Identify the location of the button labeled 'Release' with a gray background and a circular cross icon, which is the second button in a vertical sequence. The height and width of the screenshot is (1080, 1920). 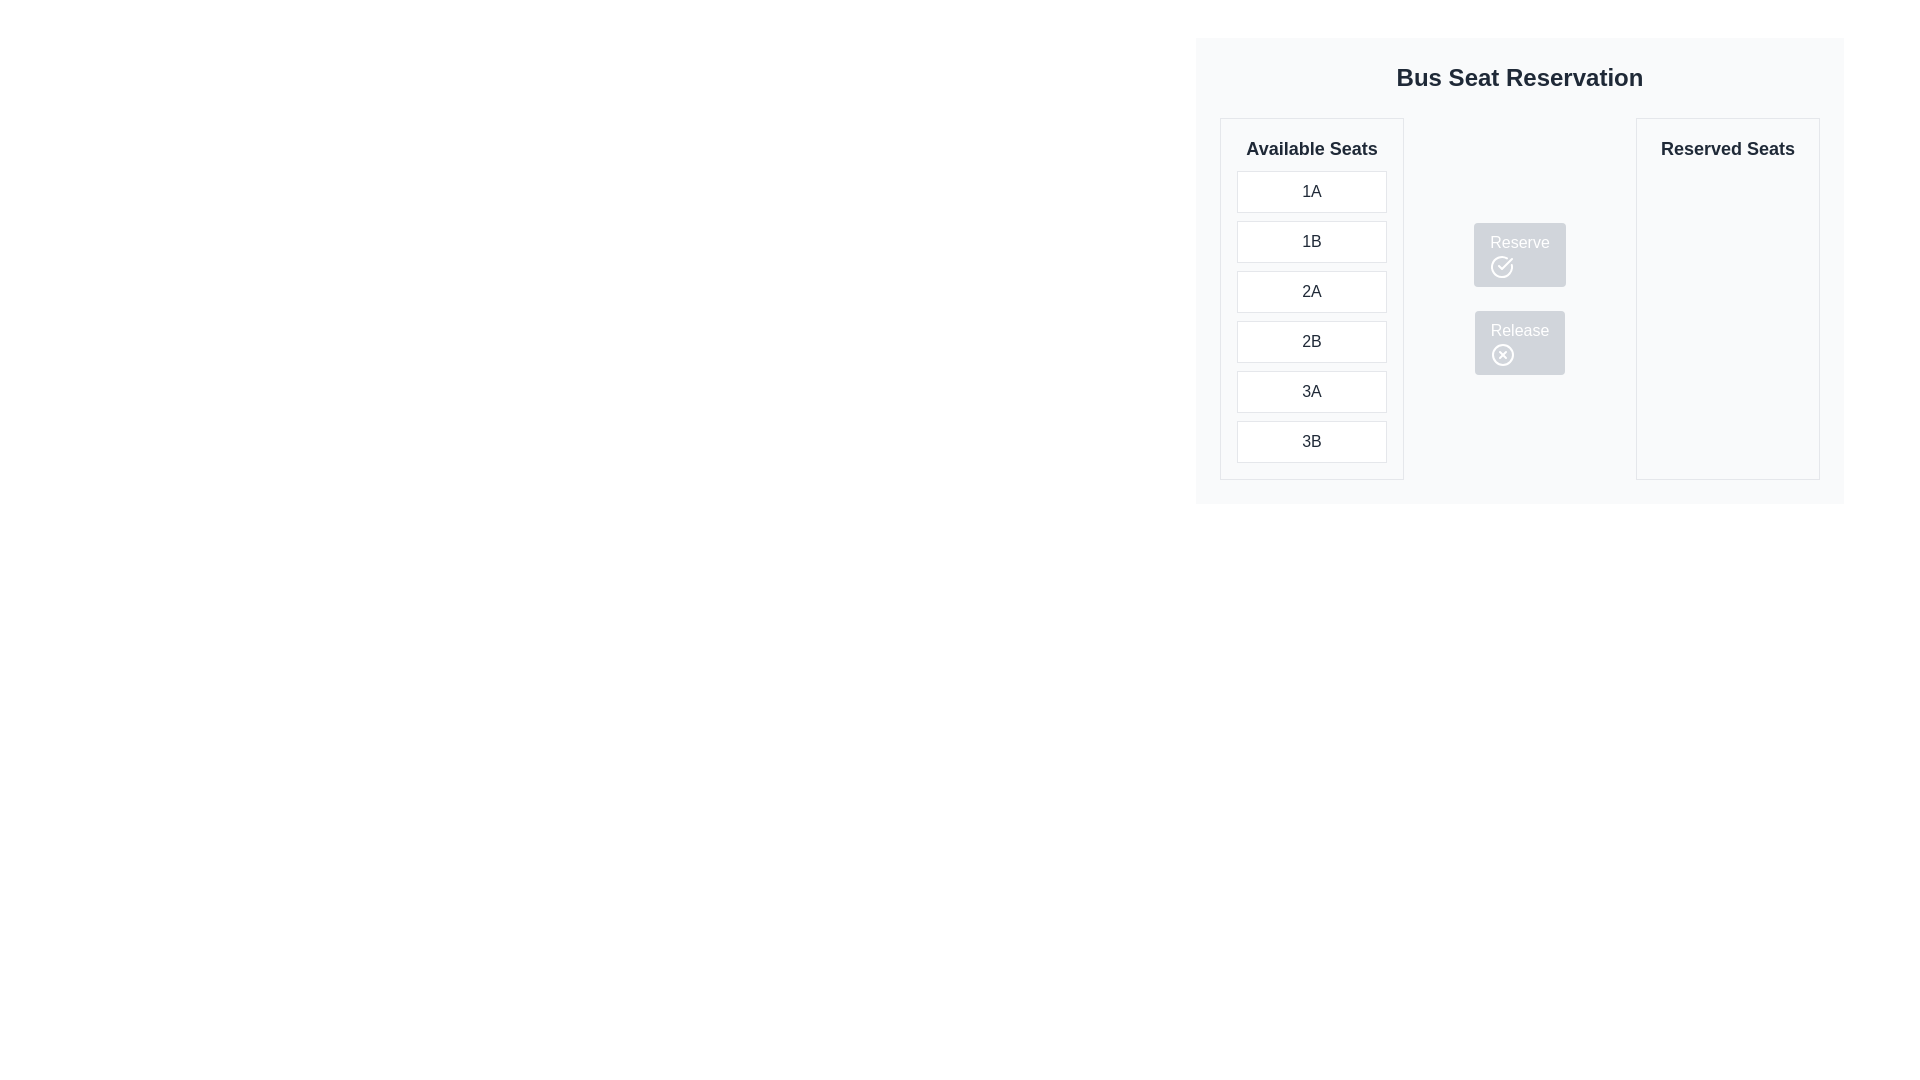
(1520, 342).